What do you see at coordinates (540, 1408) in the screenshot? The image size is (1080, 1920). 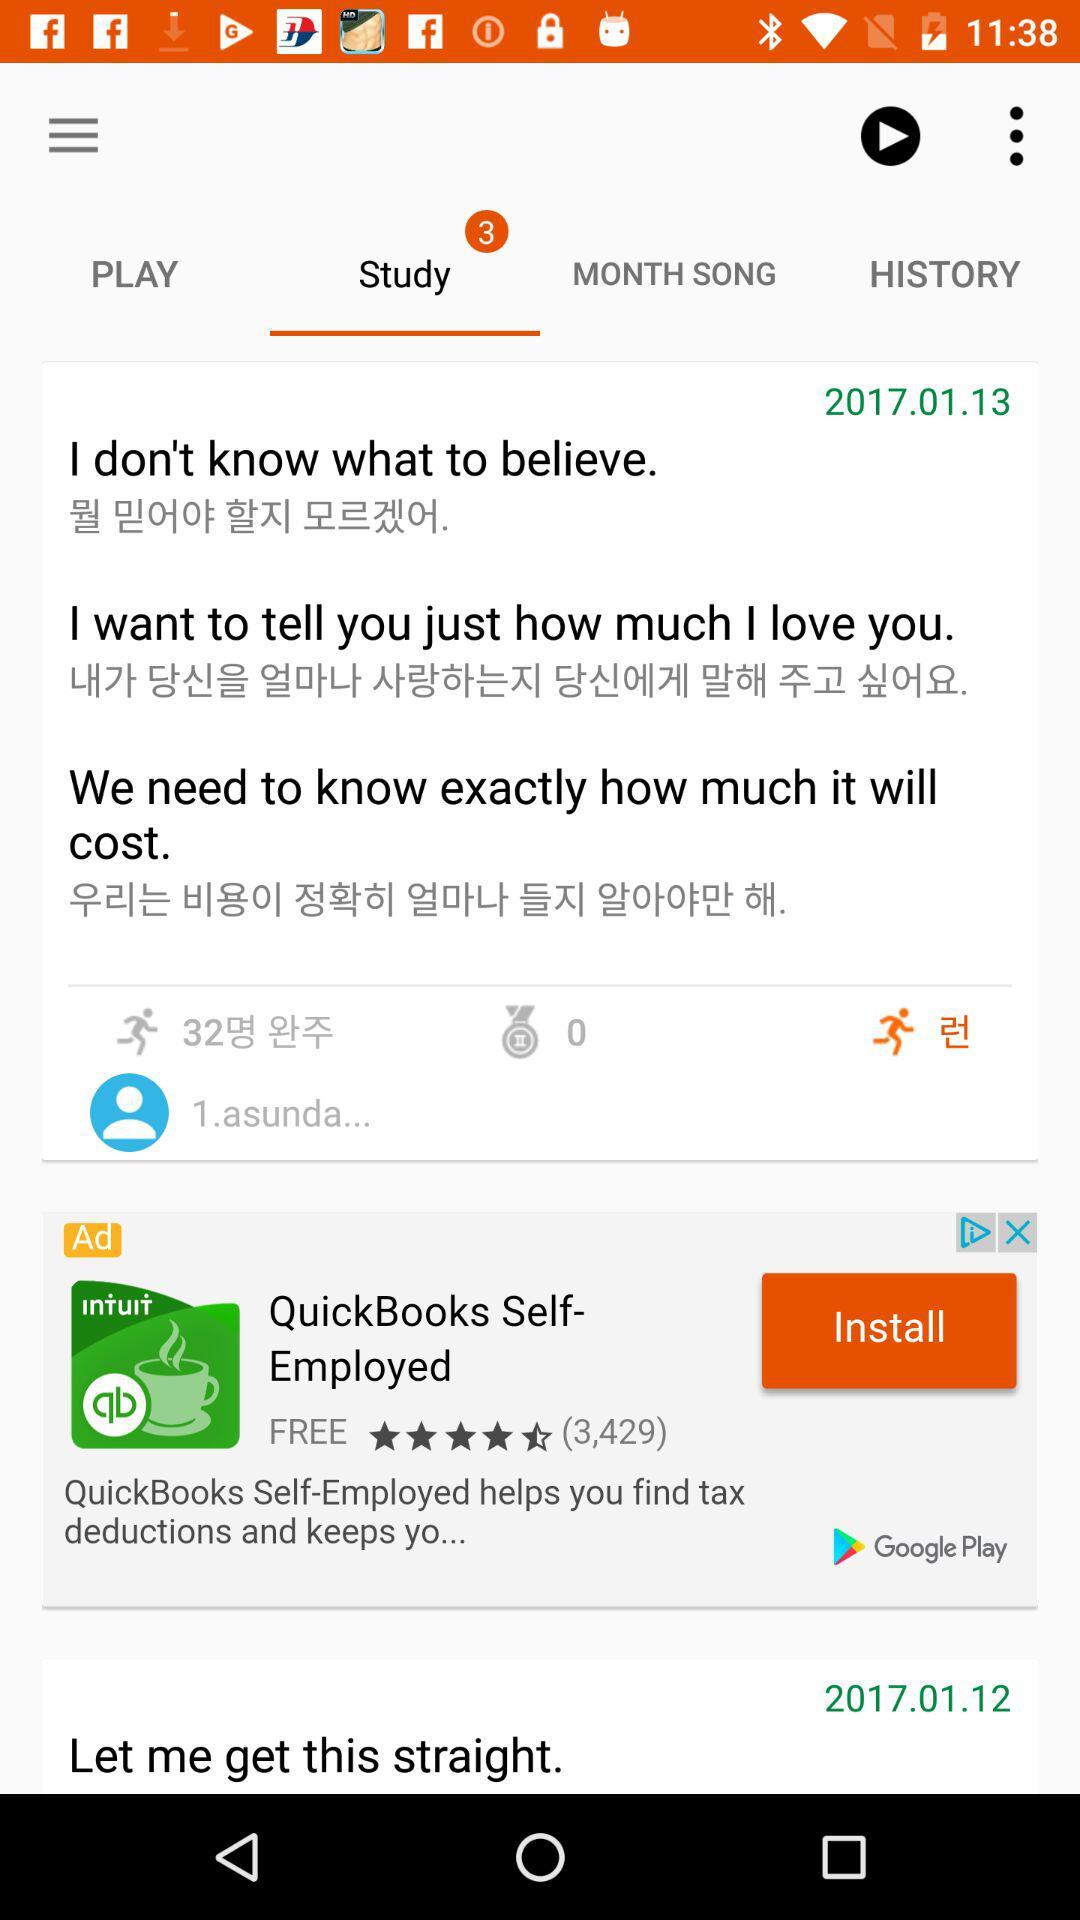 I see `go back` at bounding box center [540, 1408].